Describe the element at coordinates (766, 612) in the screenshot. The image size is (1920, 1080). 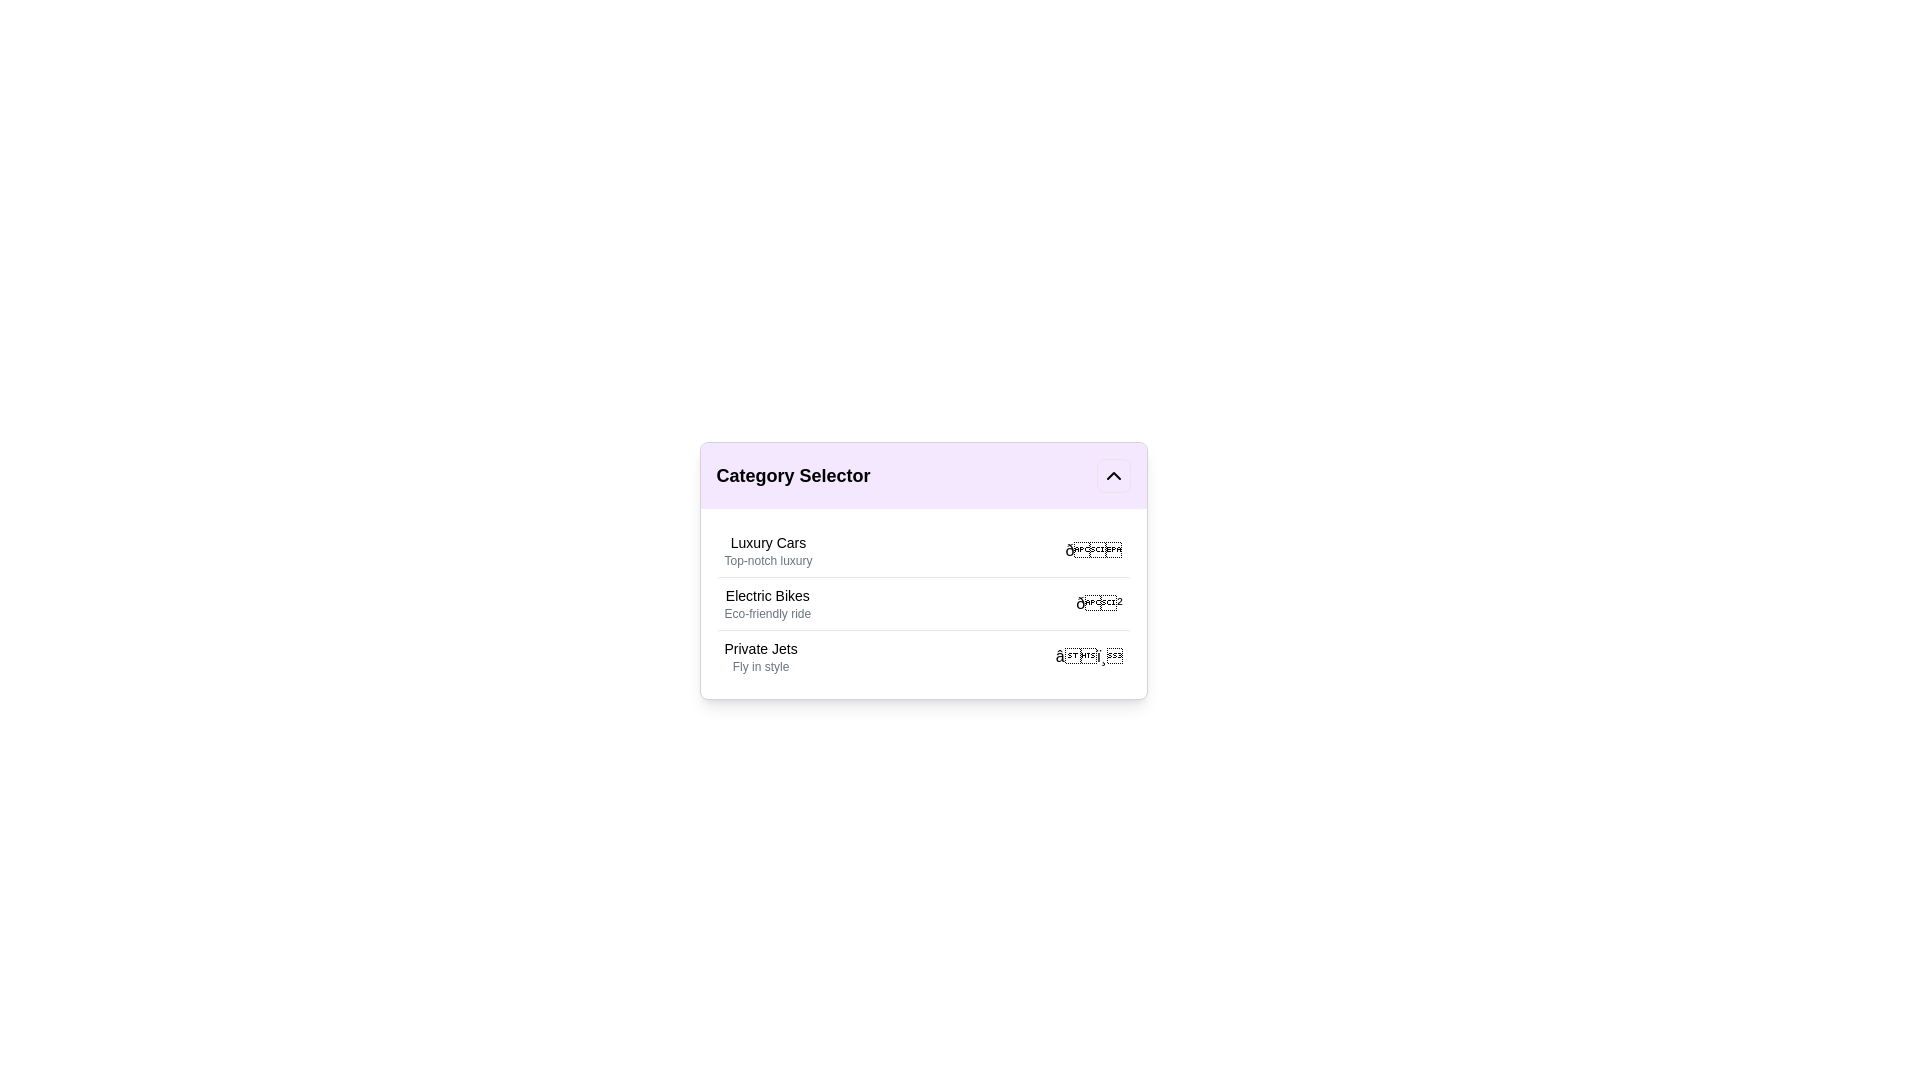
I see `the text label displaying 'Eco-friendly ride', which is styled in gray and positioned beneath the 'Electric Bikes' heading` at that location.